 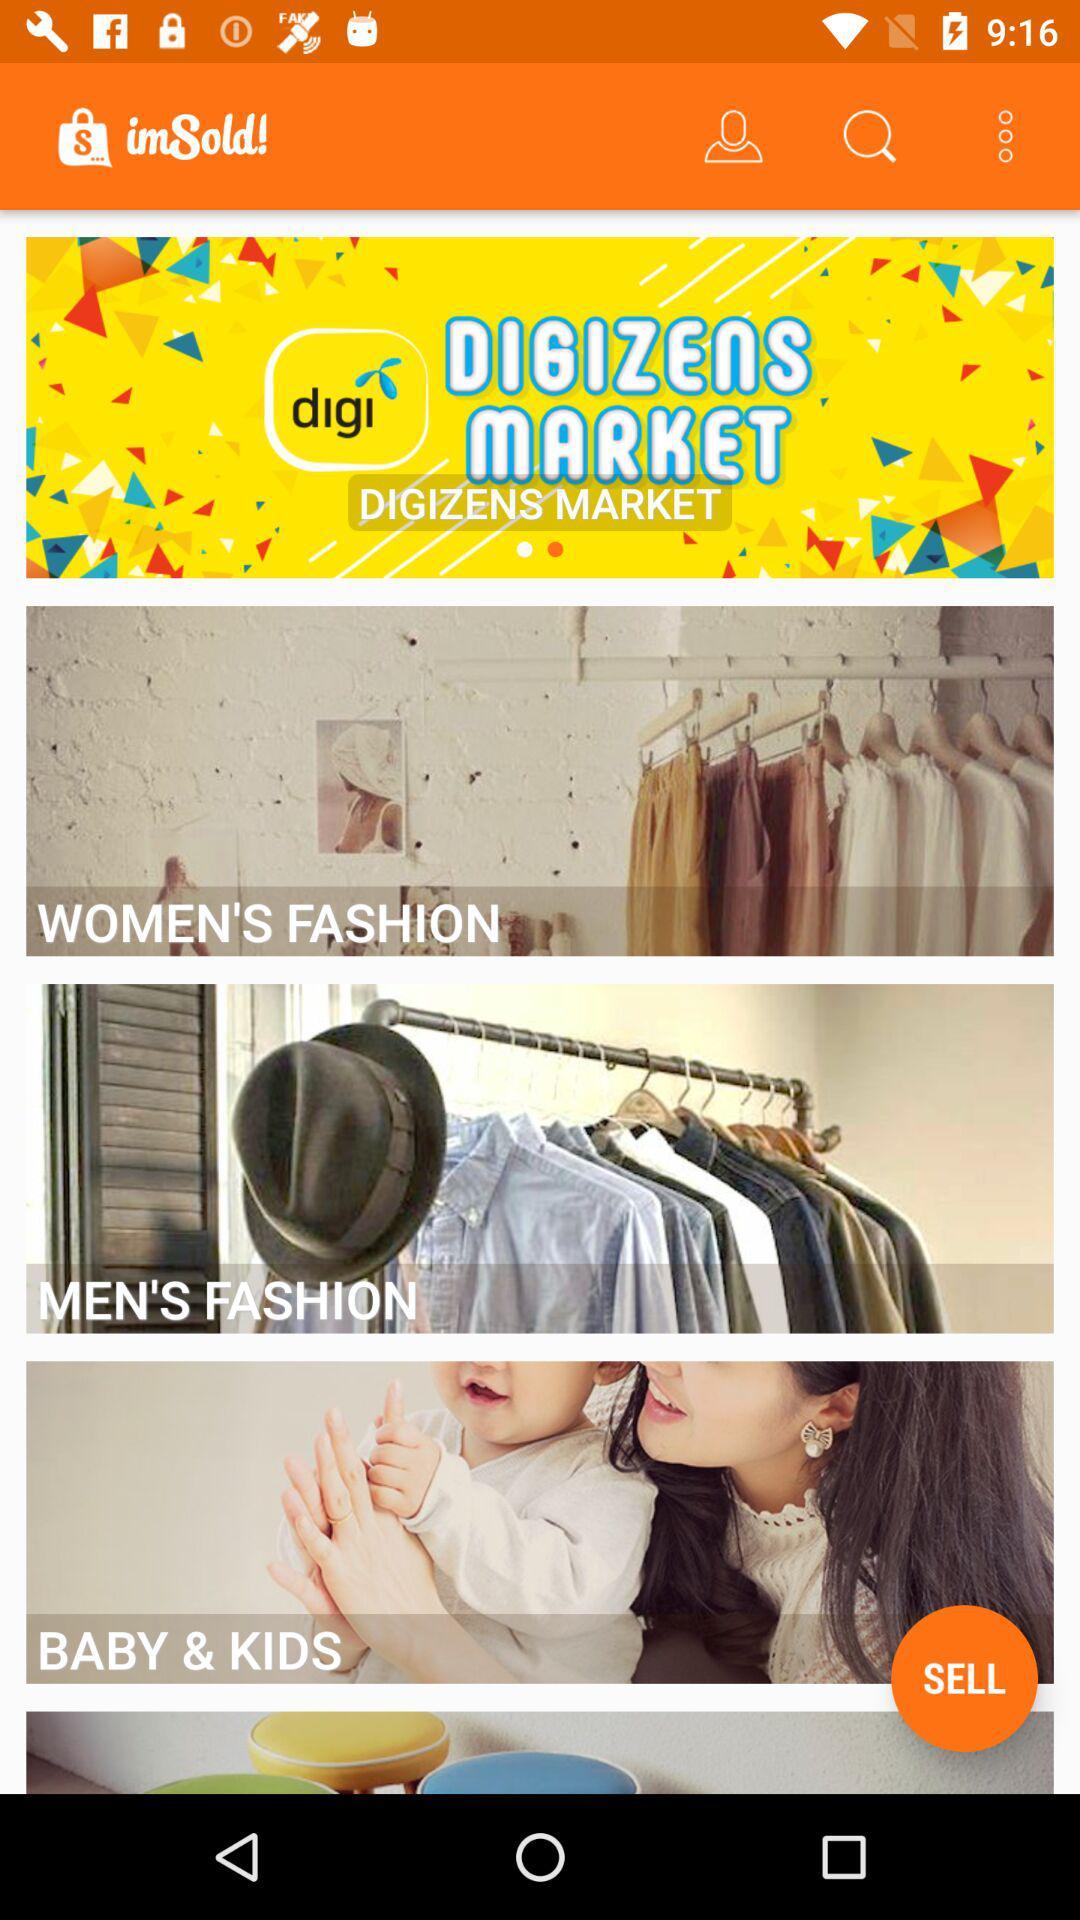 What do you see at coordinates (555, 549) in the screenshot?
I see `the icon below the digizens market item` at bounding box center [555, 549].